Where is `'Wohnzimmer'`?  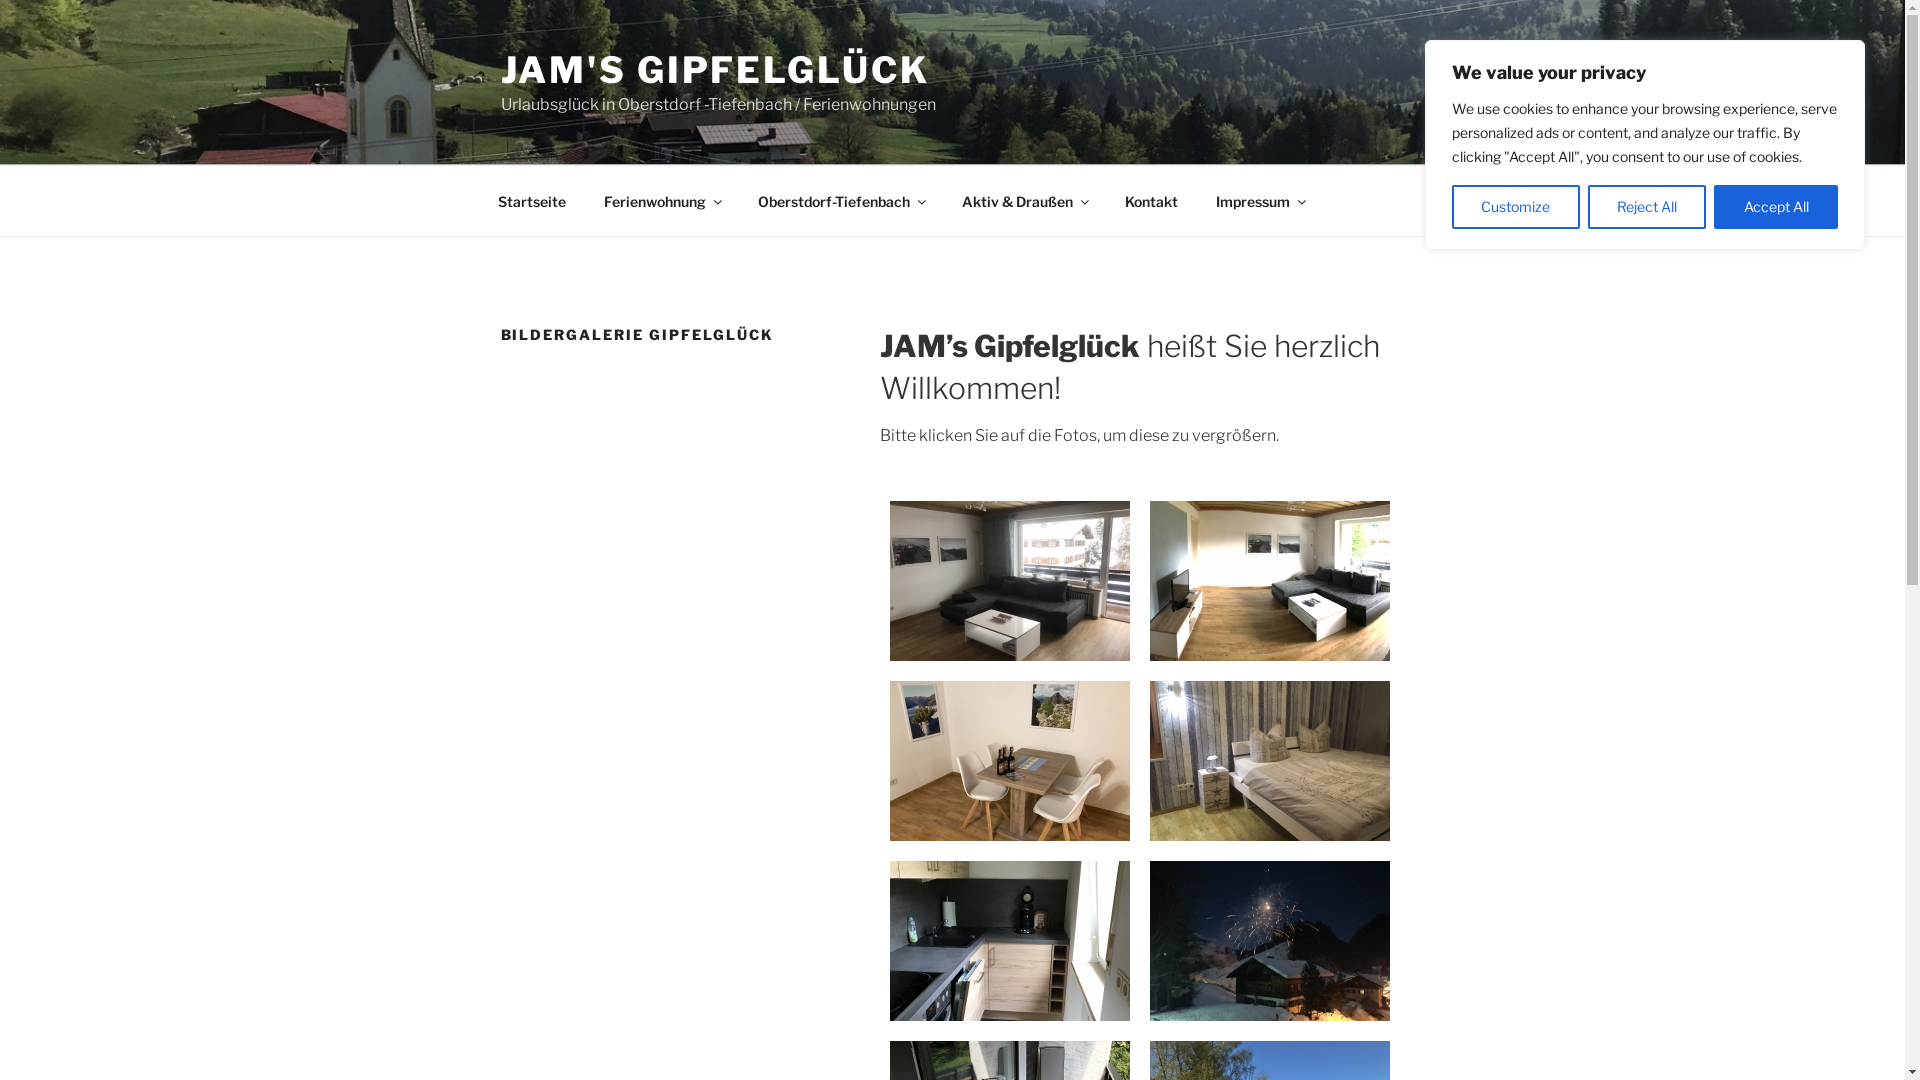 'Wohnzimmer' is located at coordinates (1269, 581).